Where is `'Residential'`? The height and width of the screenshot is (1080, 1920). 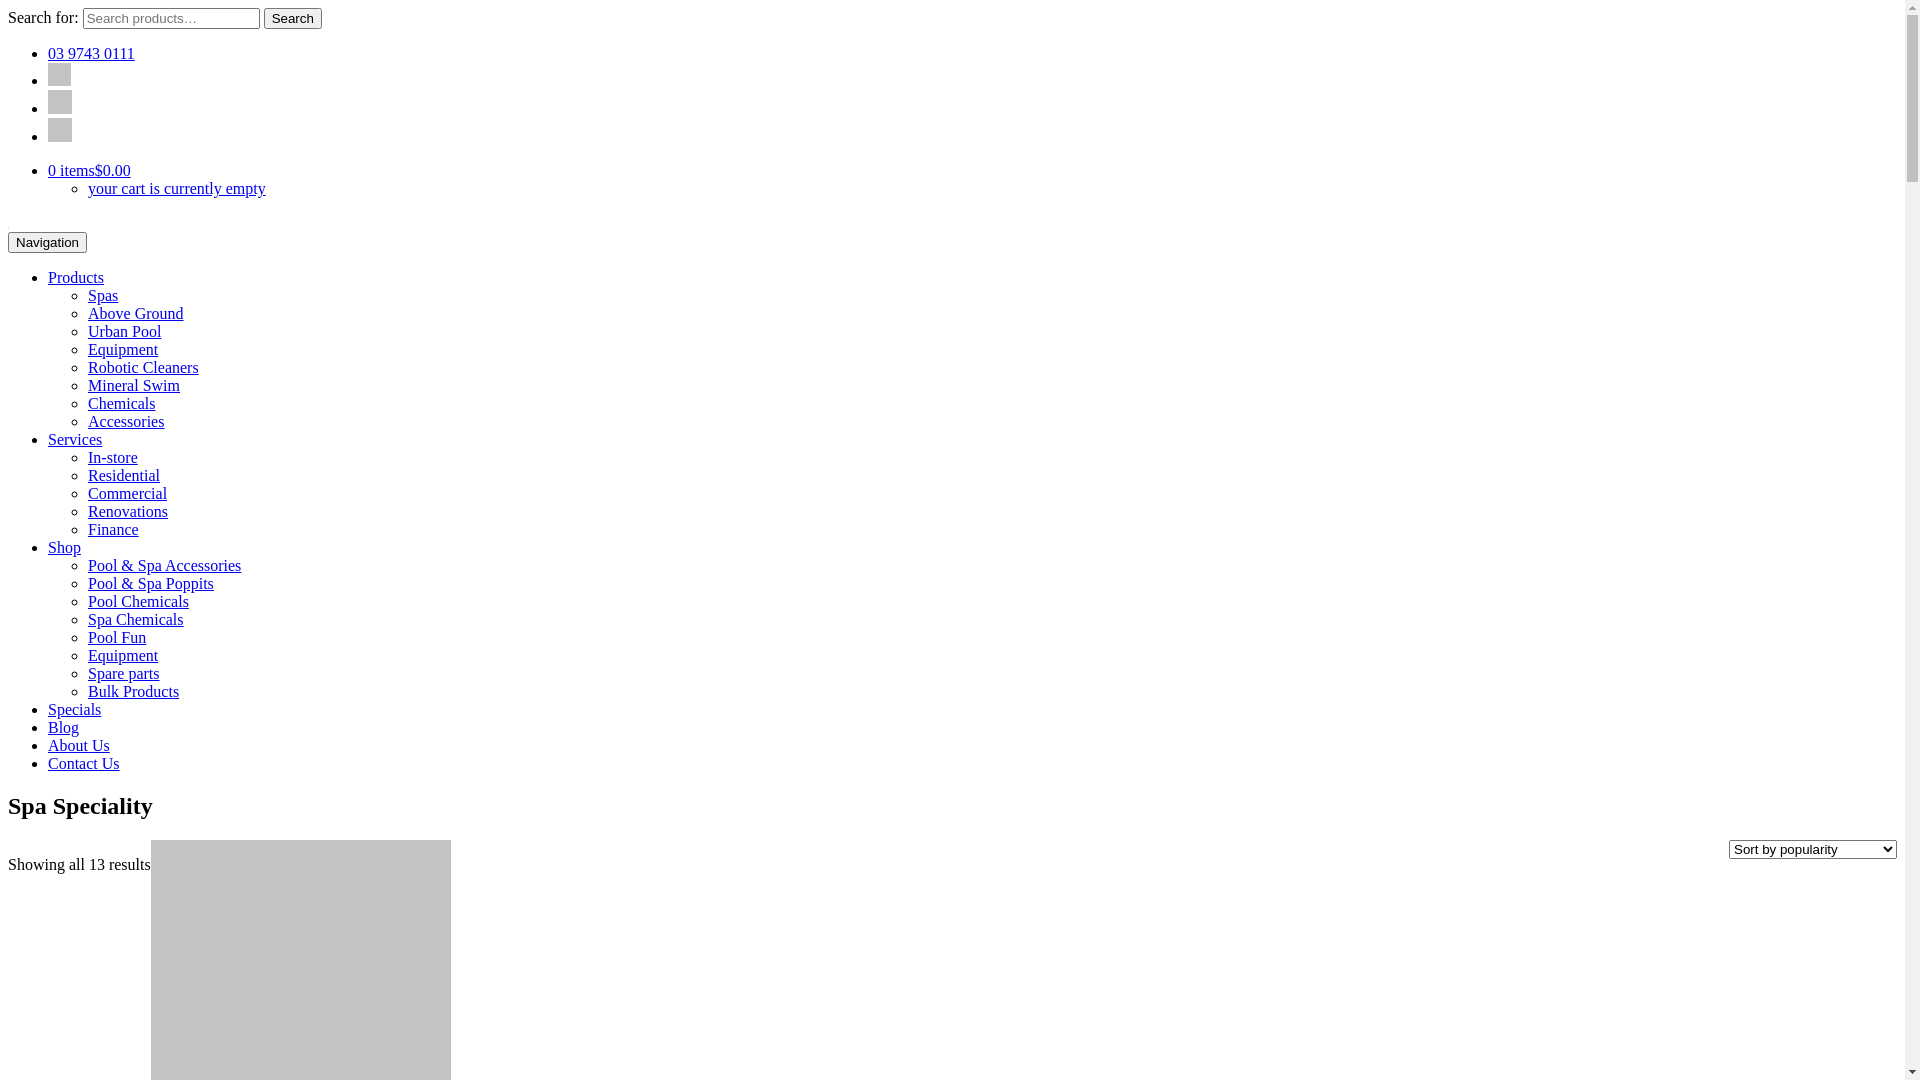
'Residential' is located at coordinates (123, 475).